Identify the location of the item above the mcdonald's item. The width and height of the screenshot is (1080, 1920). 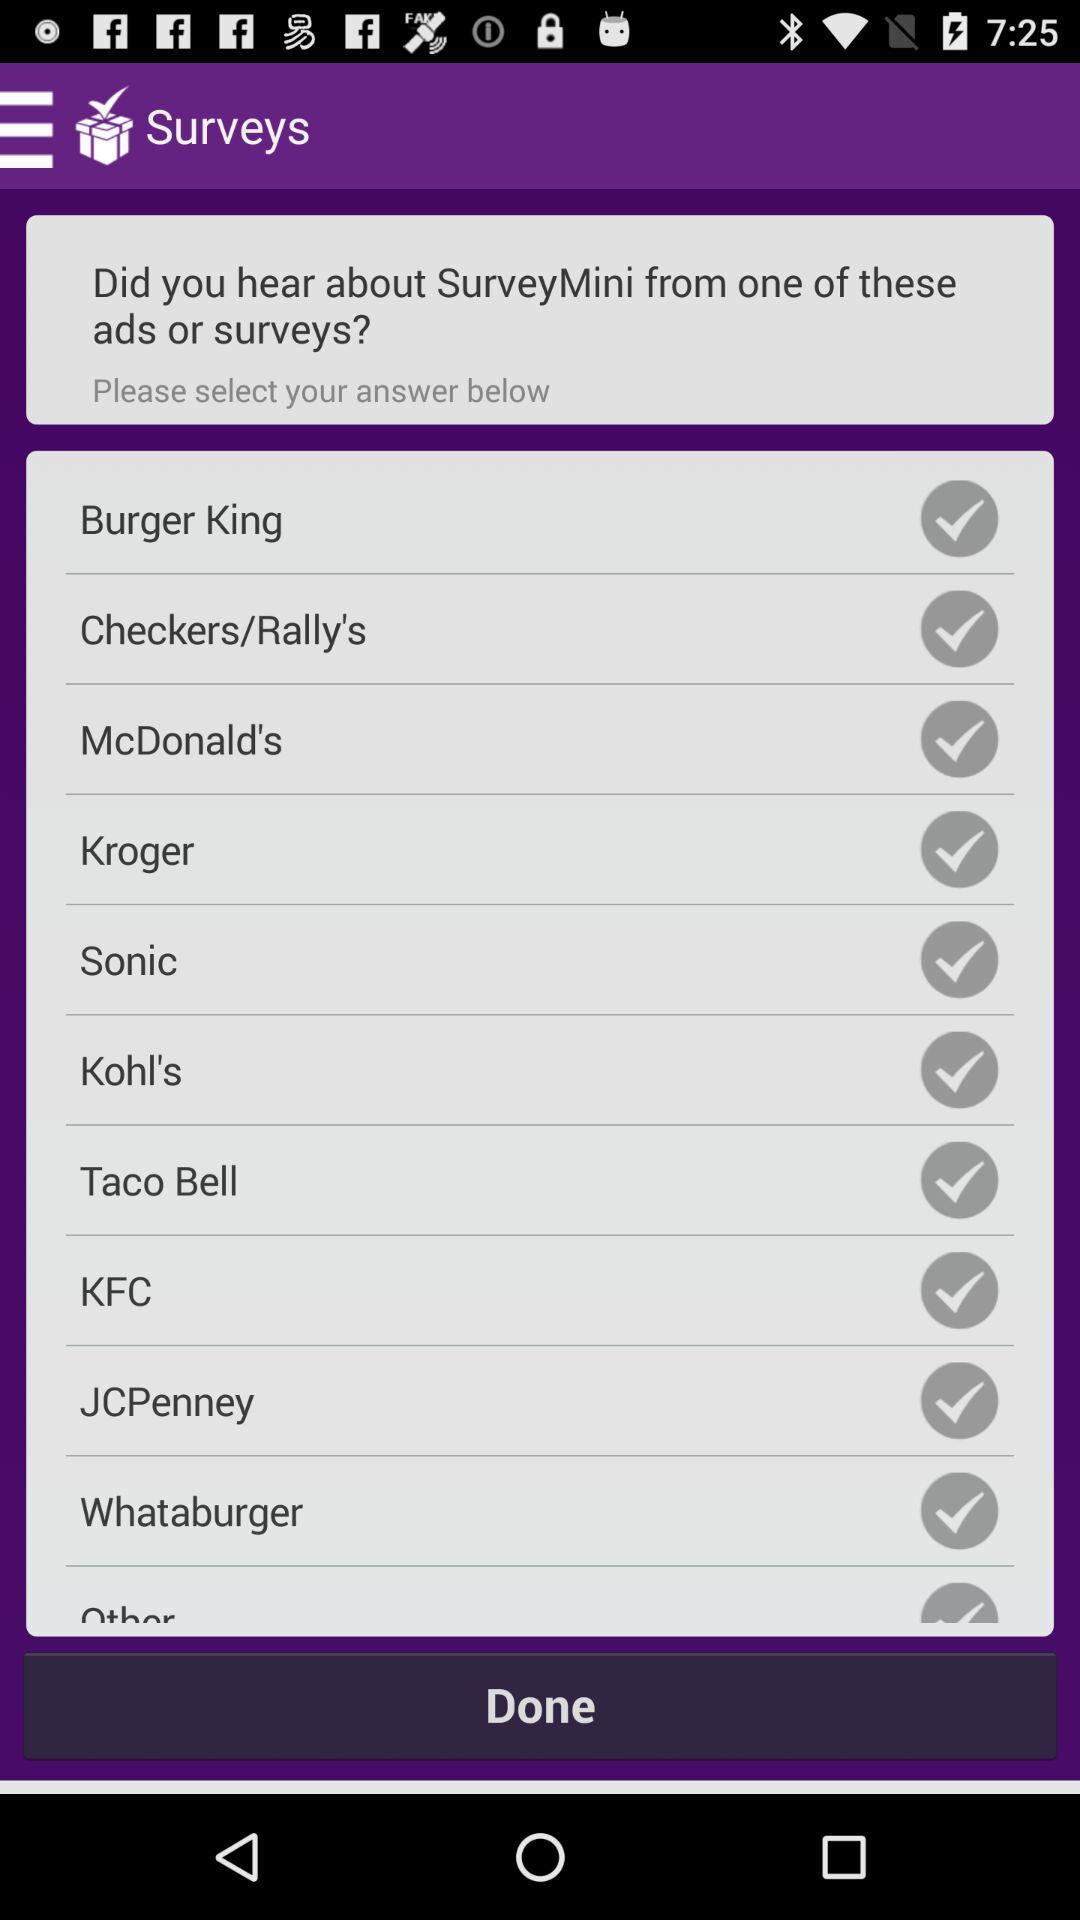
(540, 627).